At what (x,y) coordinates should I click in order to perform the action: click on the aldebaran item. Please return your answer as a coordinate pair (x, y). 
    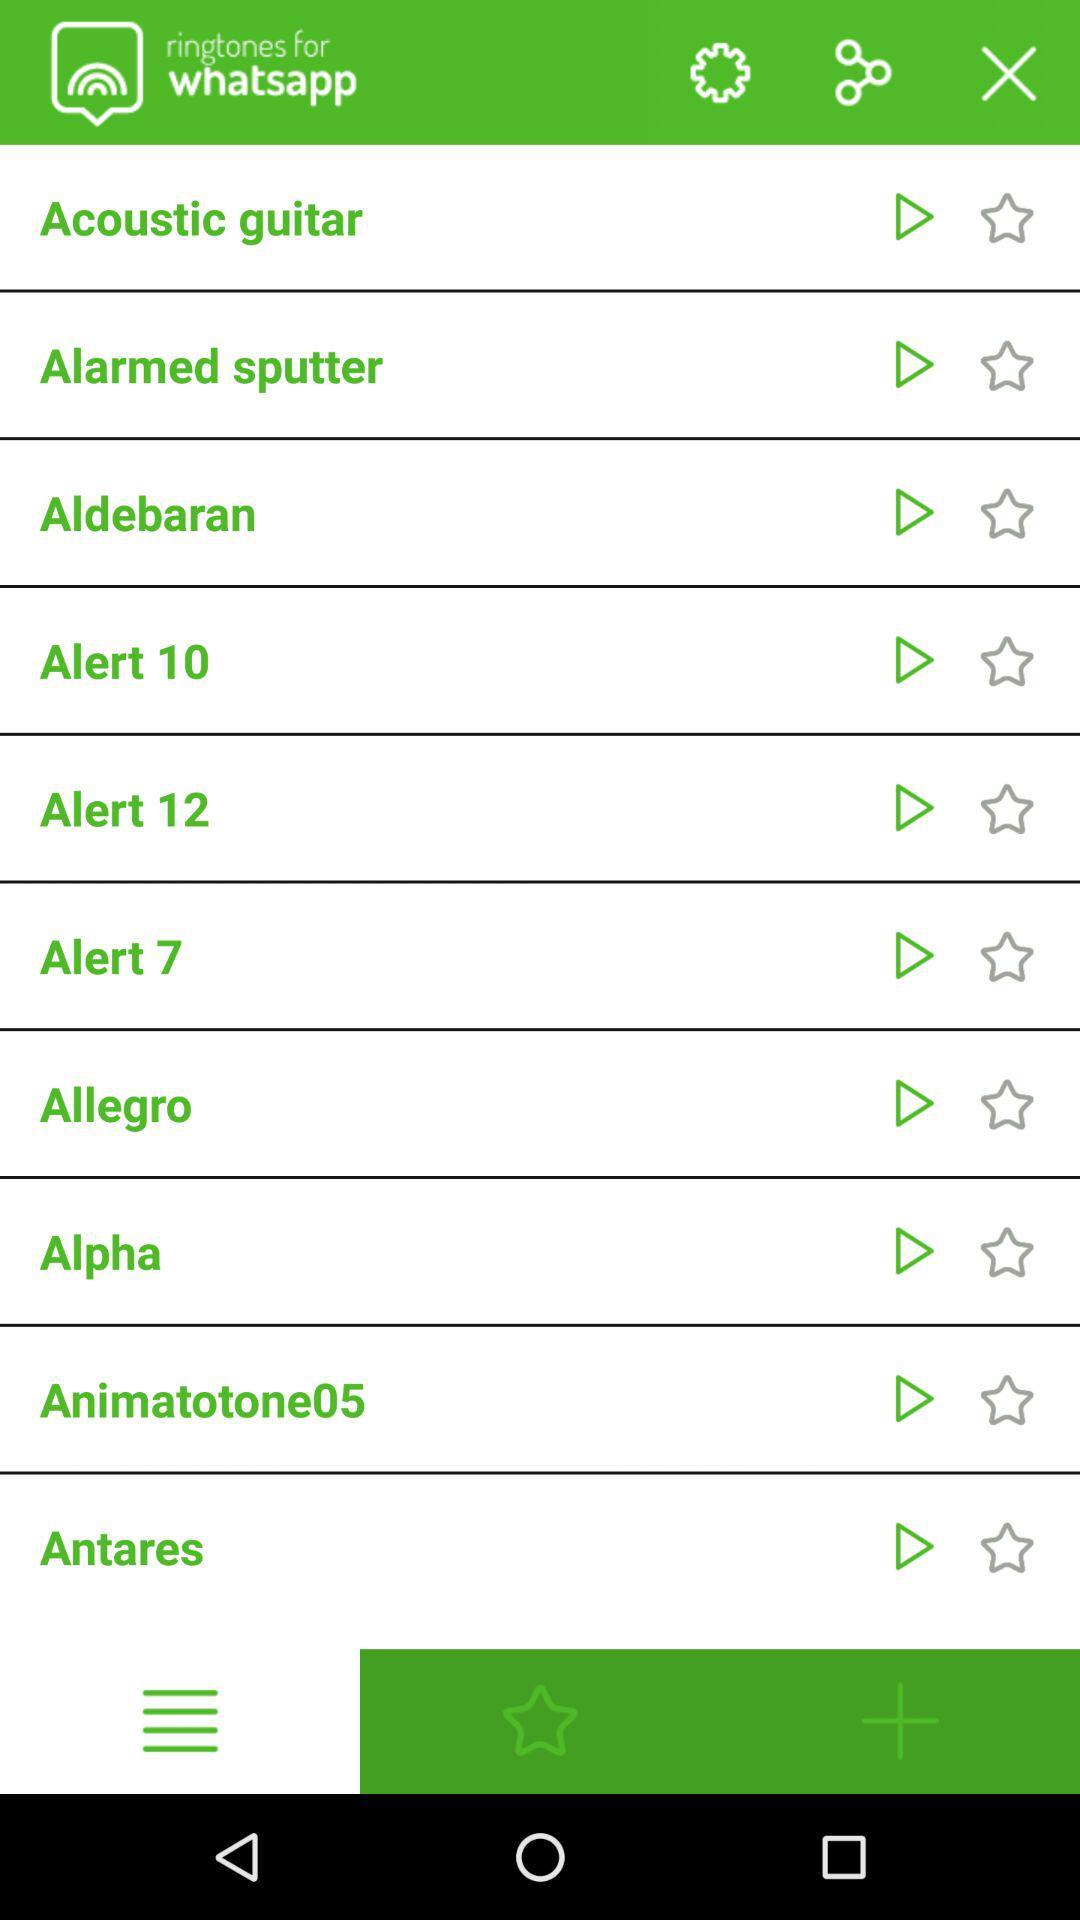
    Looking at the image, I should click on (454, 512).